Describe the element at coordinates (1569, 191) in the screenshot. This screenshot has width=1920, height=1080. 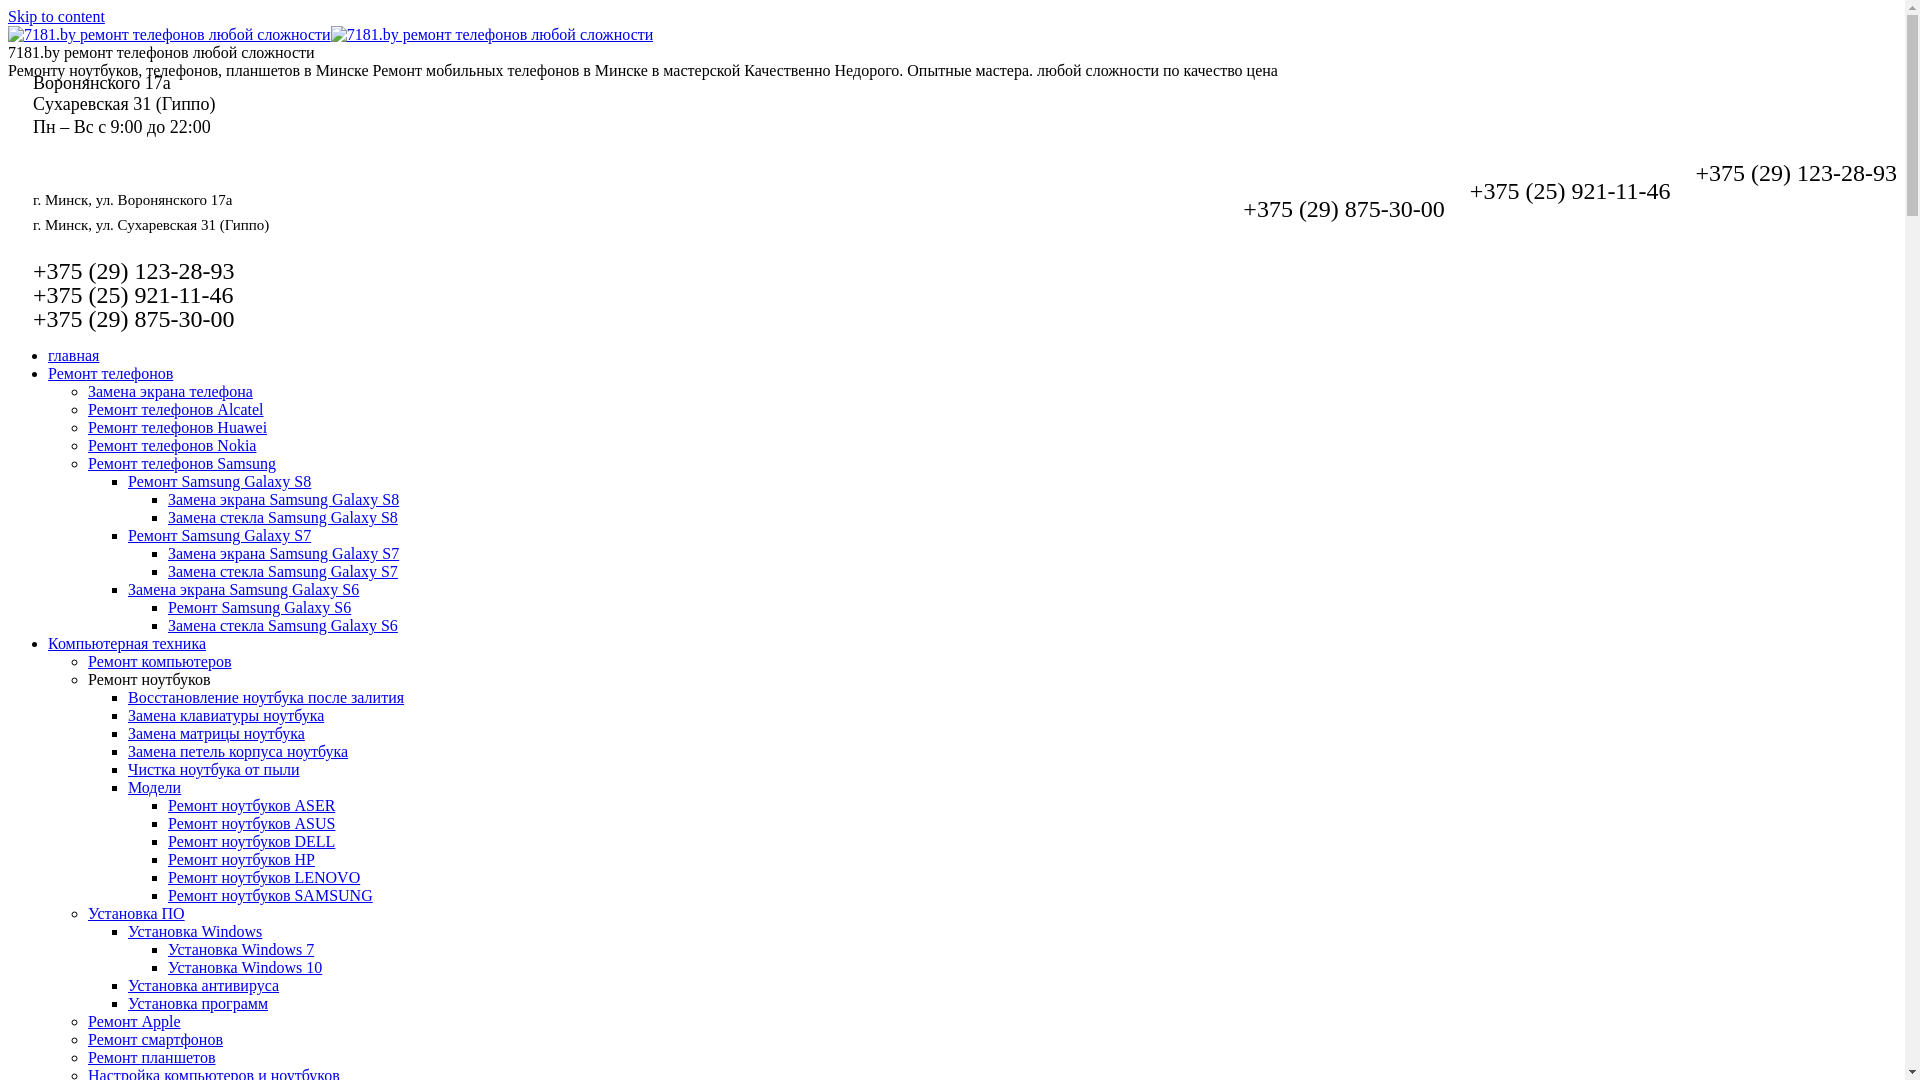
I see `'+375 (25) 921-11-46'` at that location.